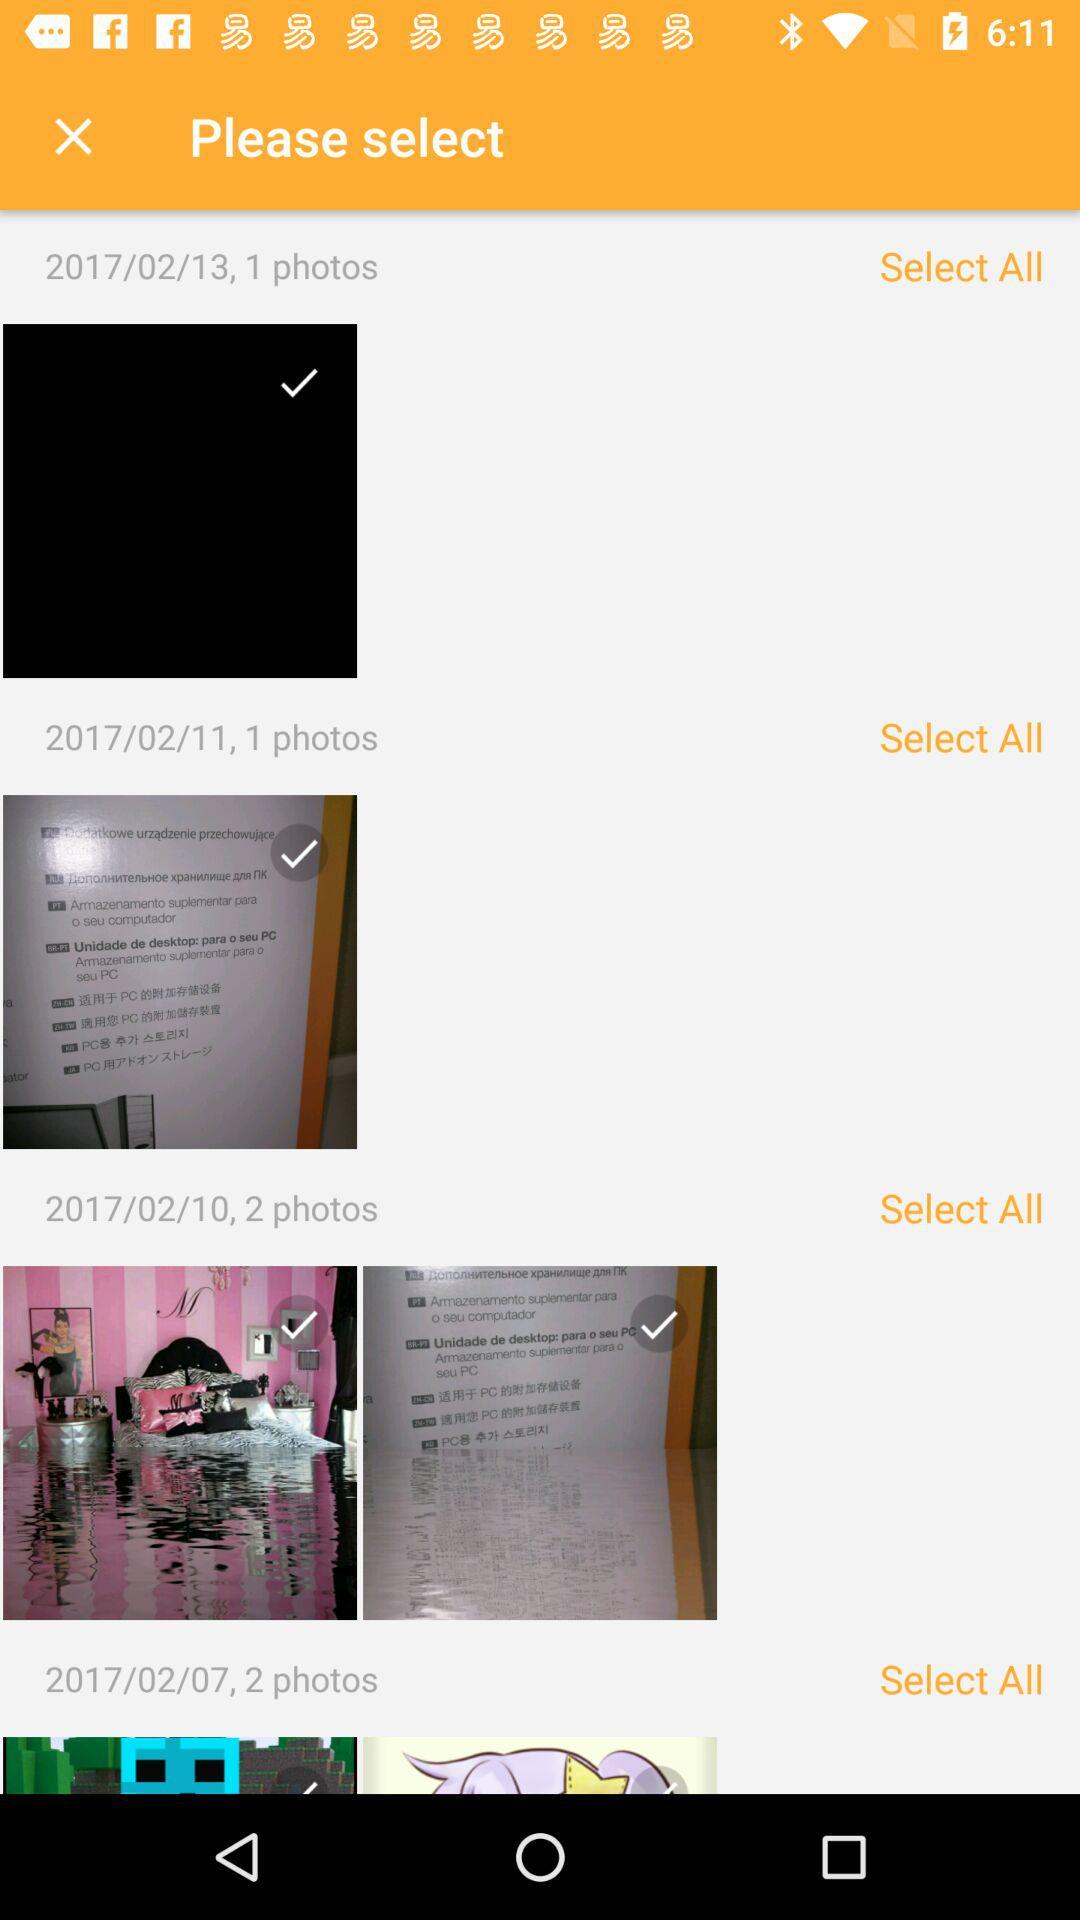 This screenshot has width=1080, height=1920. Describe the element at coordinates (180, 1443) in the screenshot. I see `selected` at that location.